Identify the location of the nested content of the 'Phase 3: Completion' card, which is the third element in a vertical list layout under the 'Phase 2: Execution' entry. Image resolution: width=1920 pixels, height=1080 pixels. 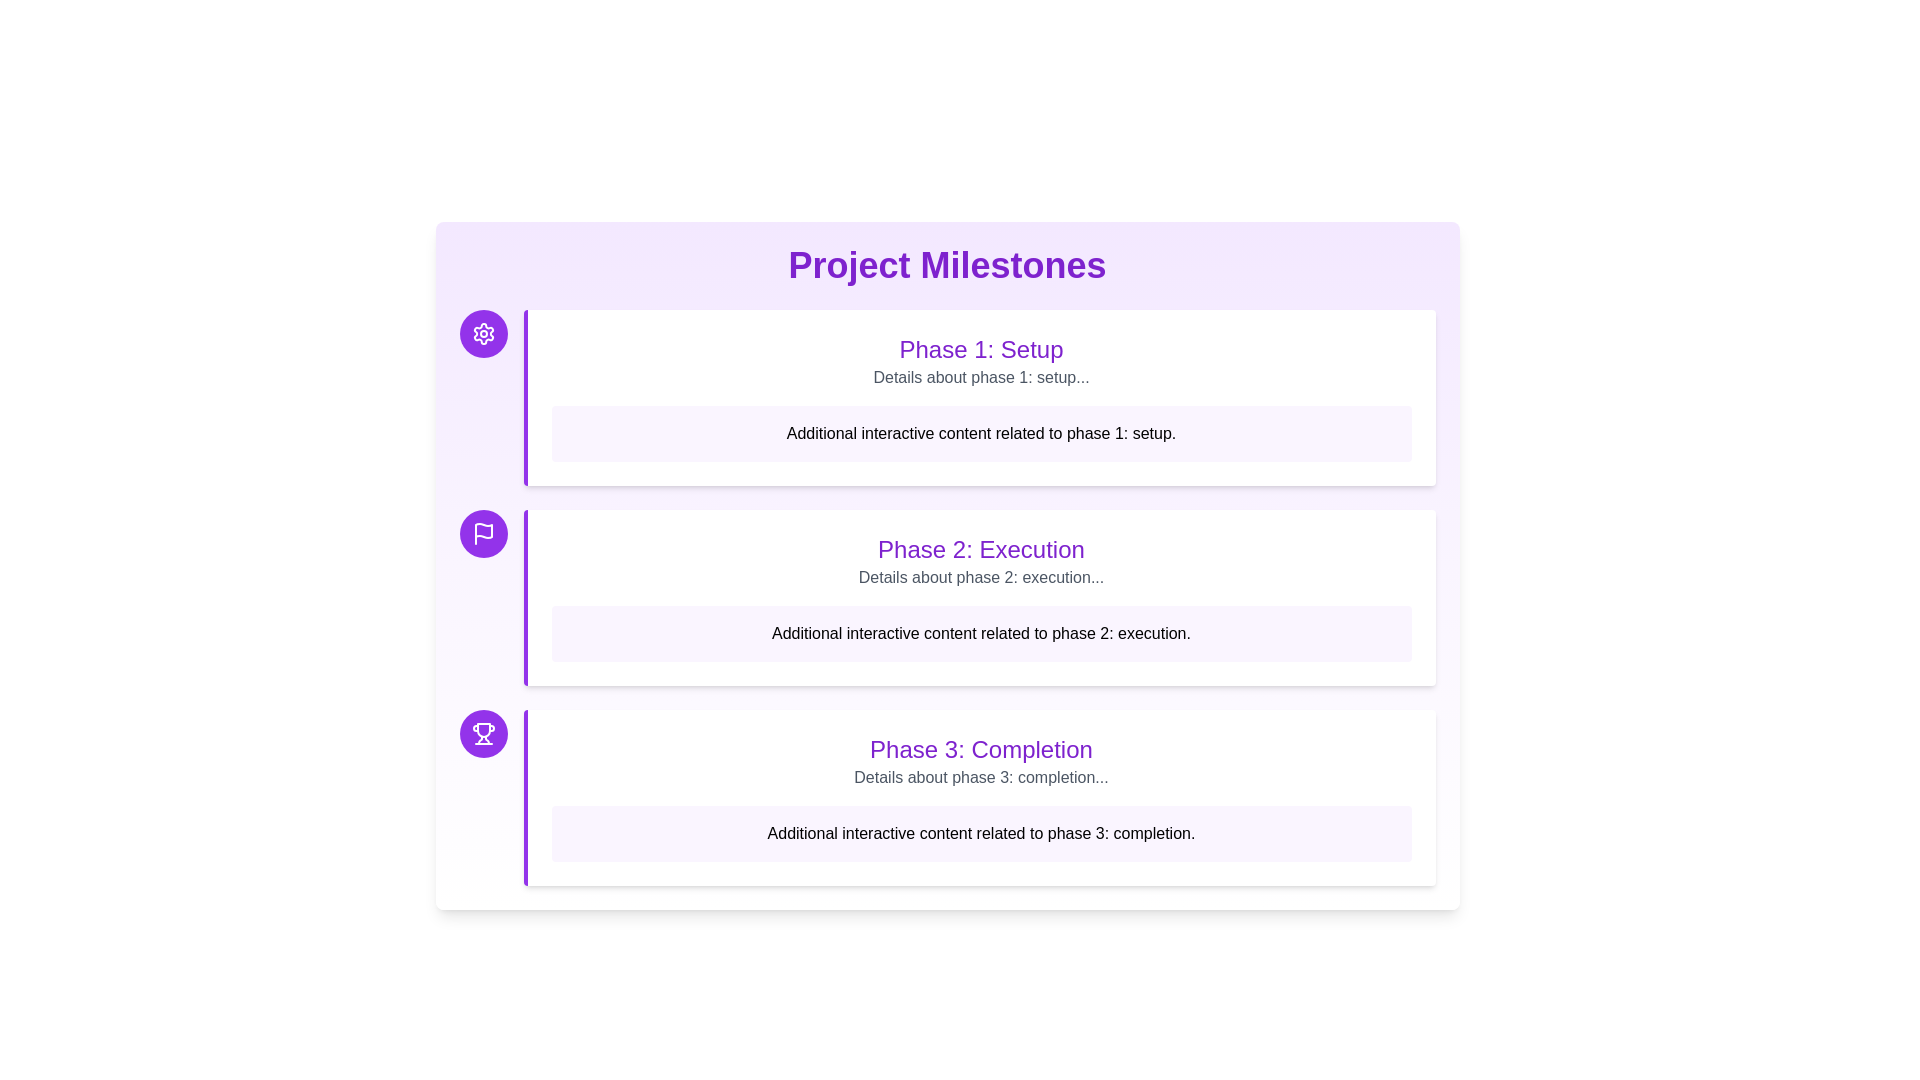
(979, 797).